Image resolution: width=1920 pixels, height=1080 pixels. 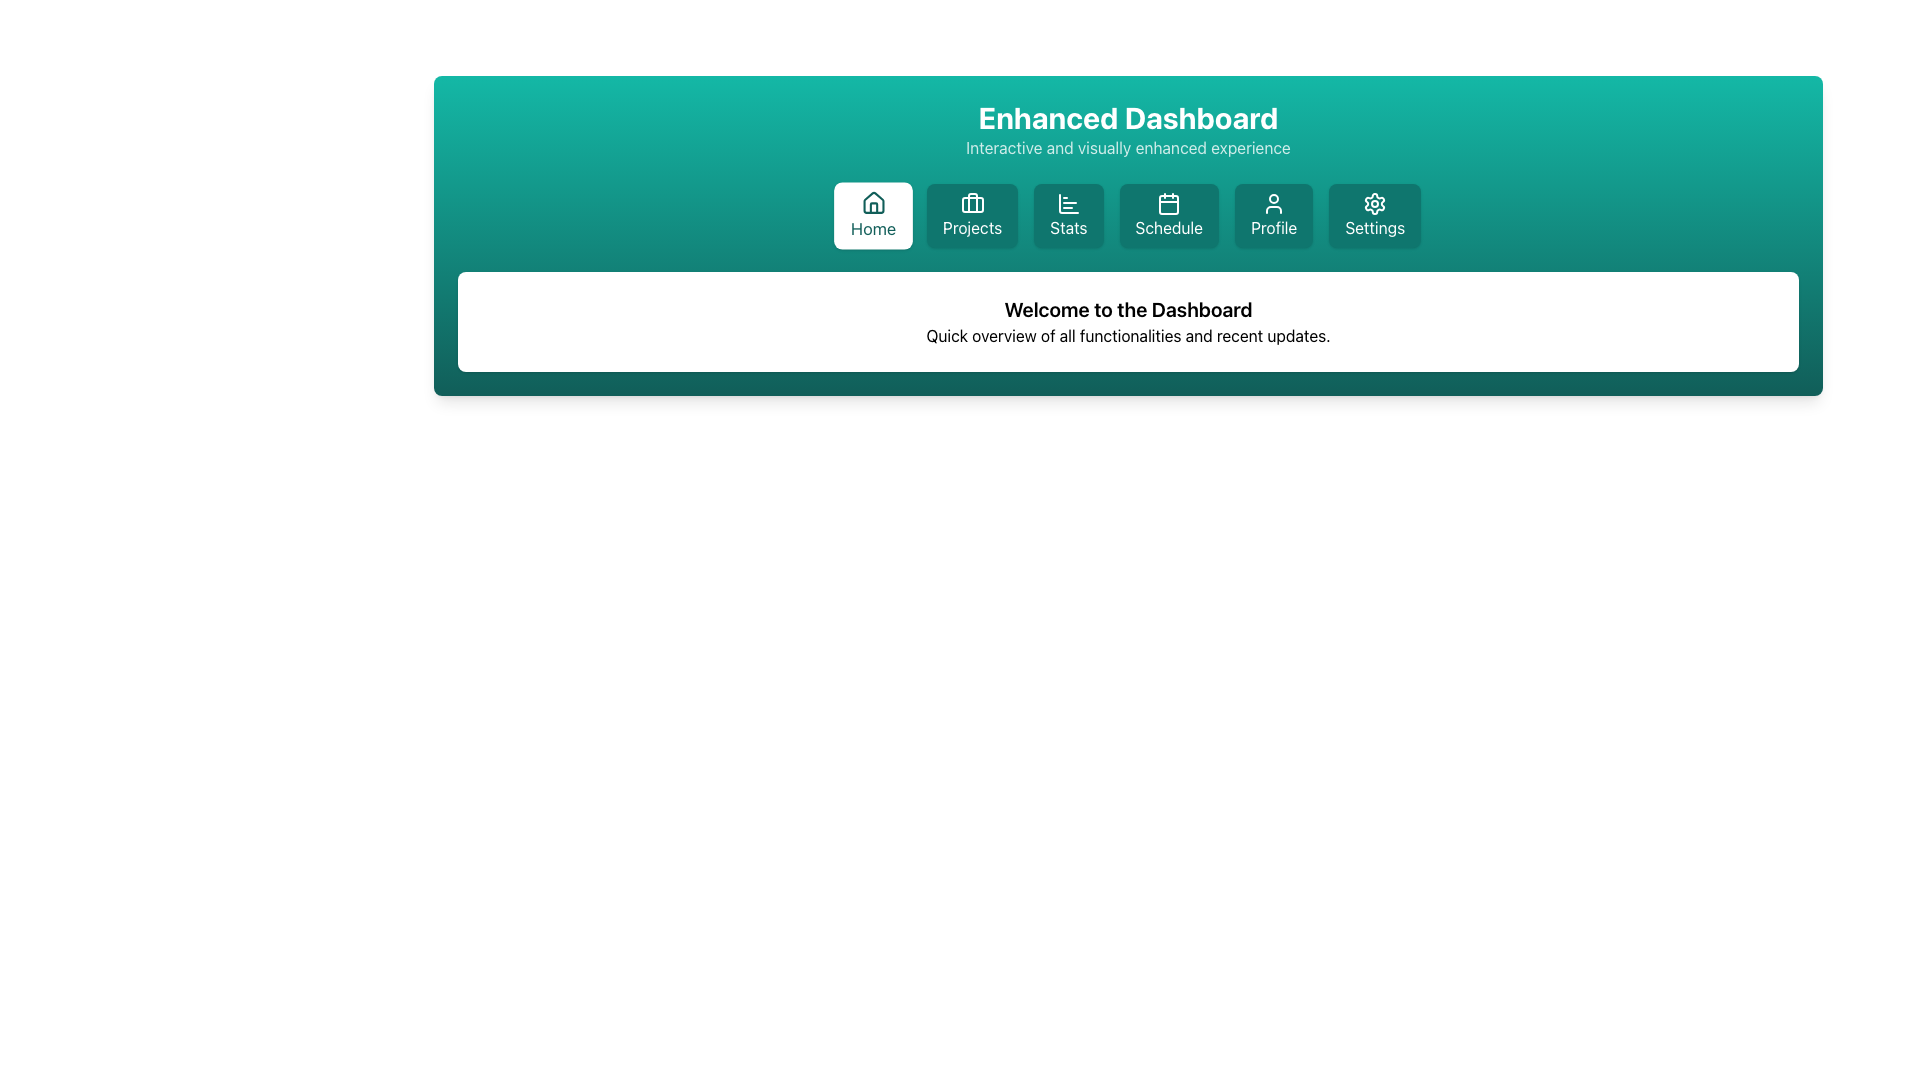 What do you see at coordinates (873, 203) in the screenshot?
I see `the 'Home' button icon located at the top center of the interface in the navigation bar` at bounding box center [873, 203].